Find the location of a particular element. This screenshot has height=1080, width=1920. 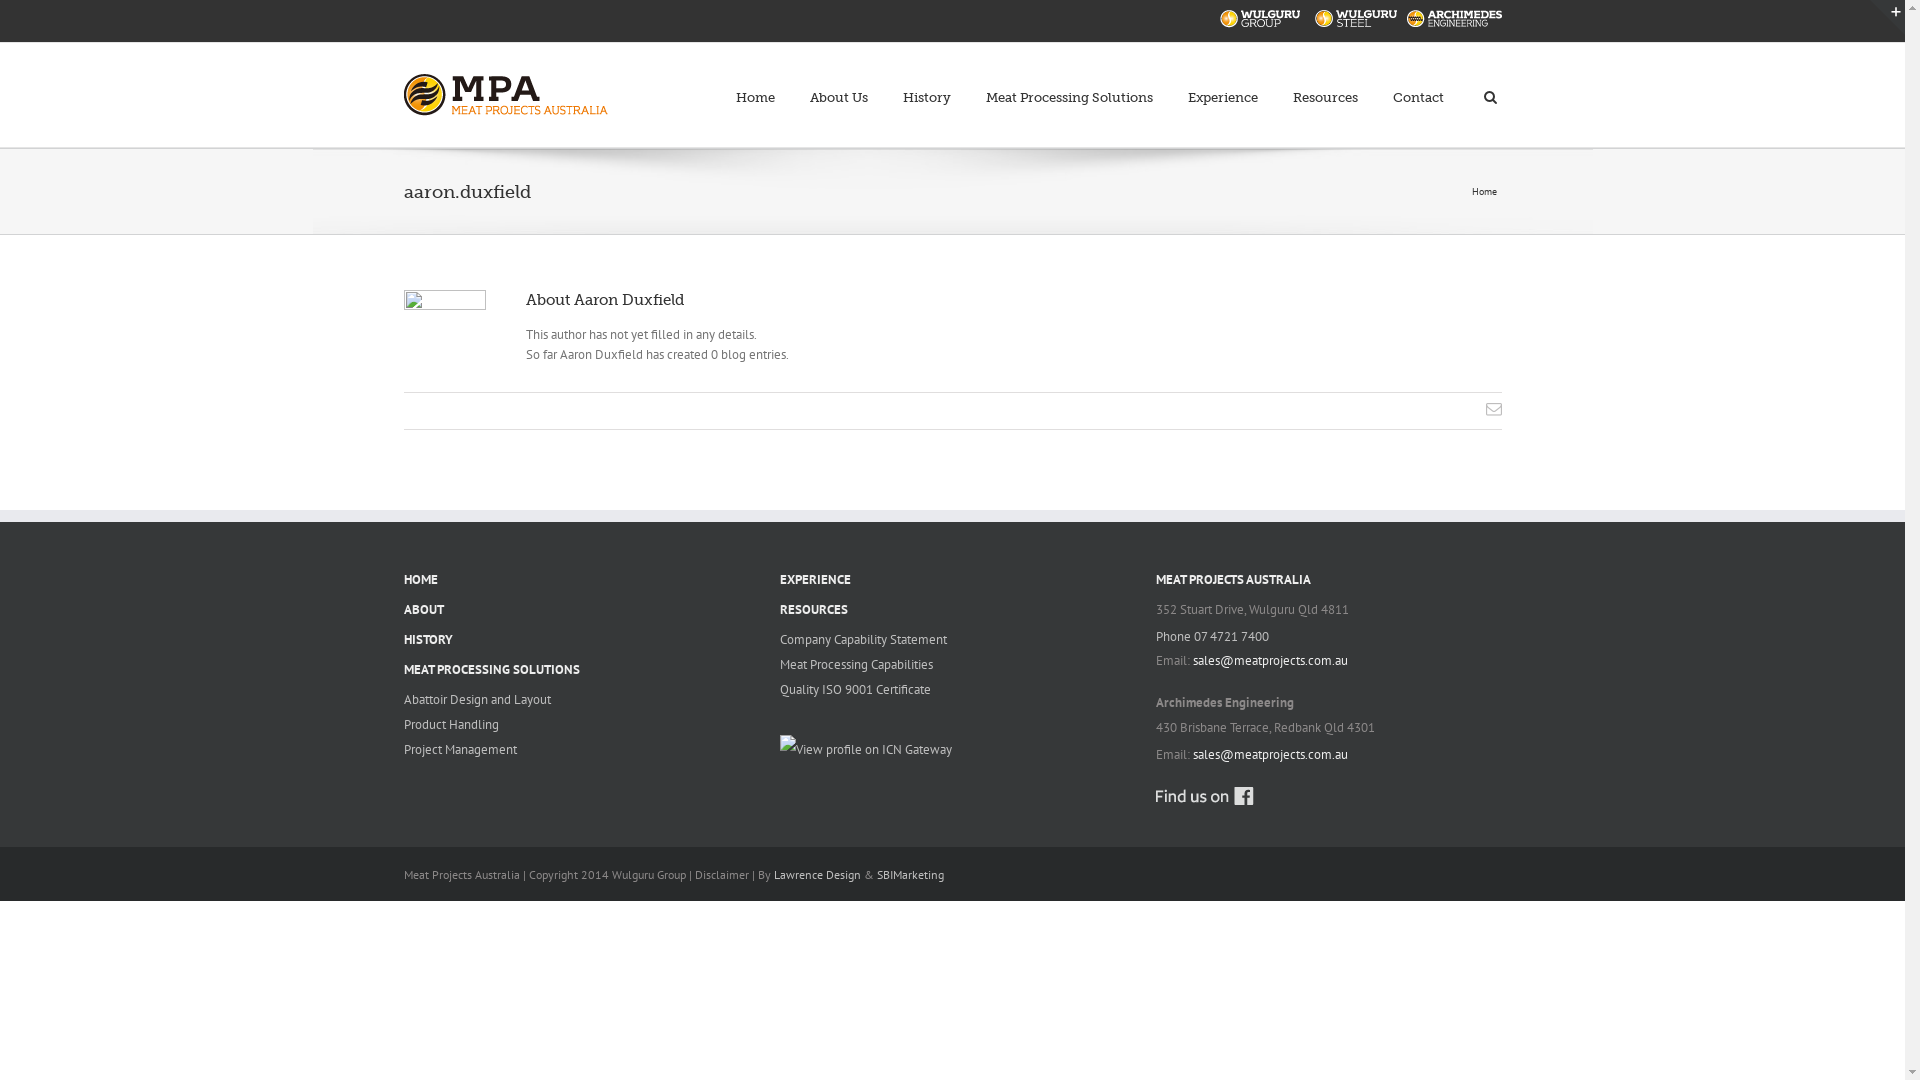

'History' is located at coordinates (925, 84).